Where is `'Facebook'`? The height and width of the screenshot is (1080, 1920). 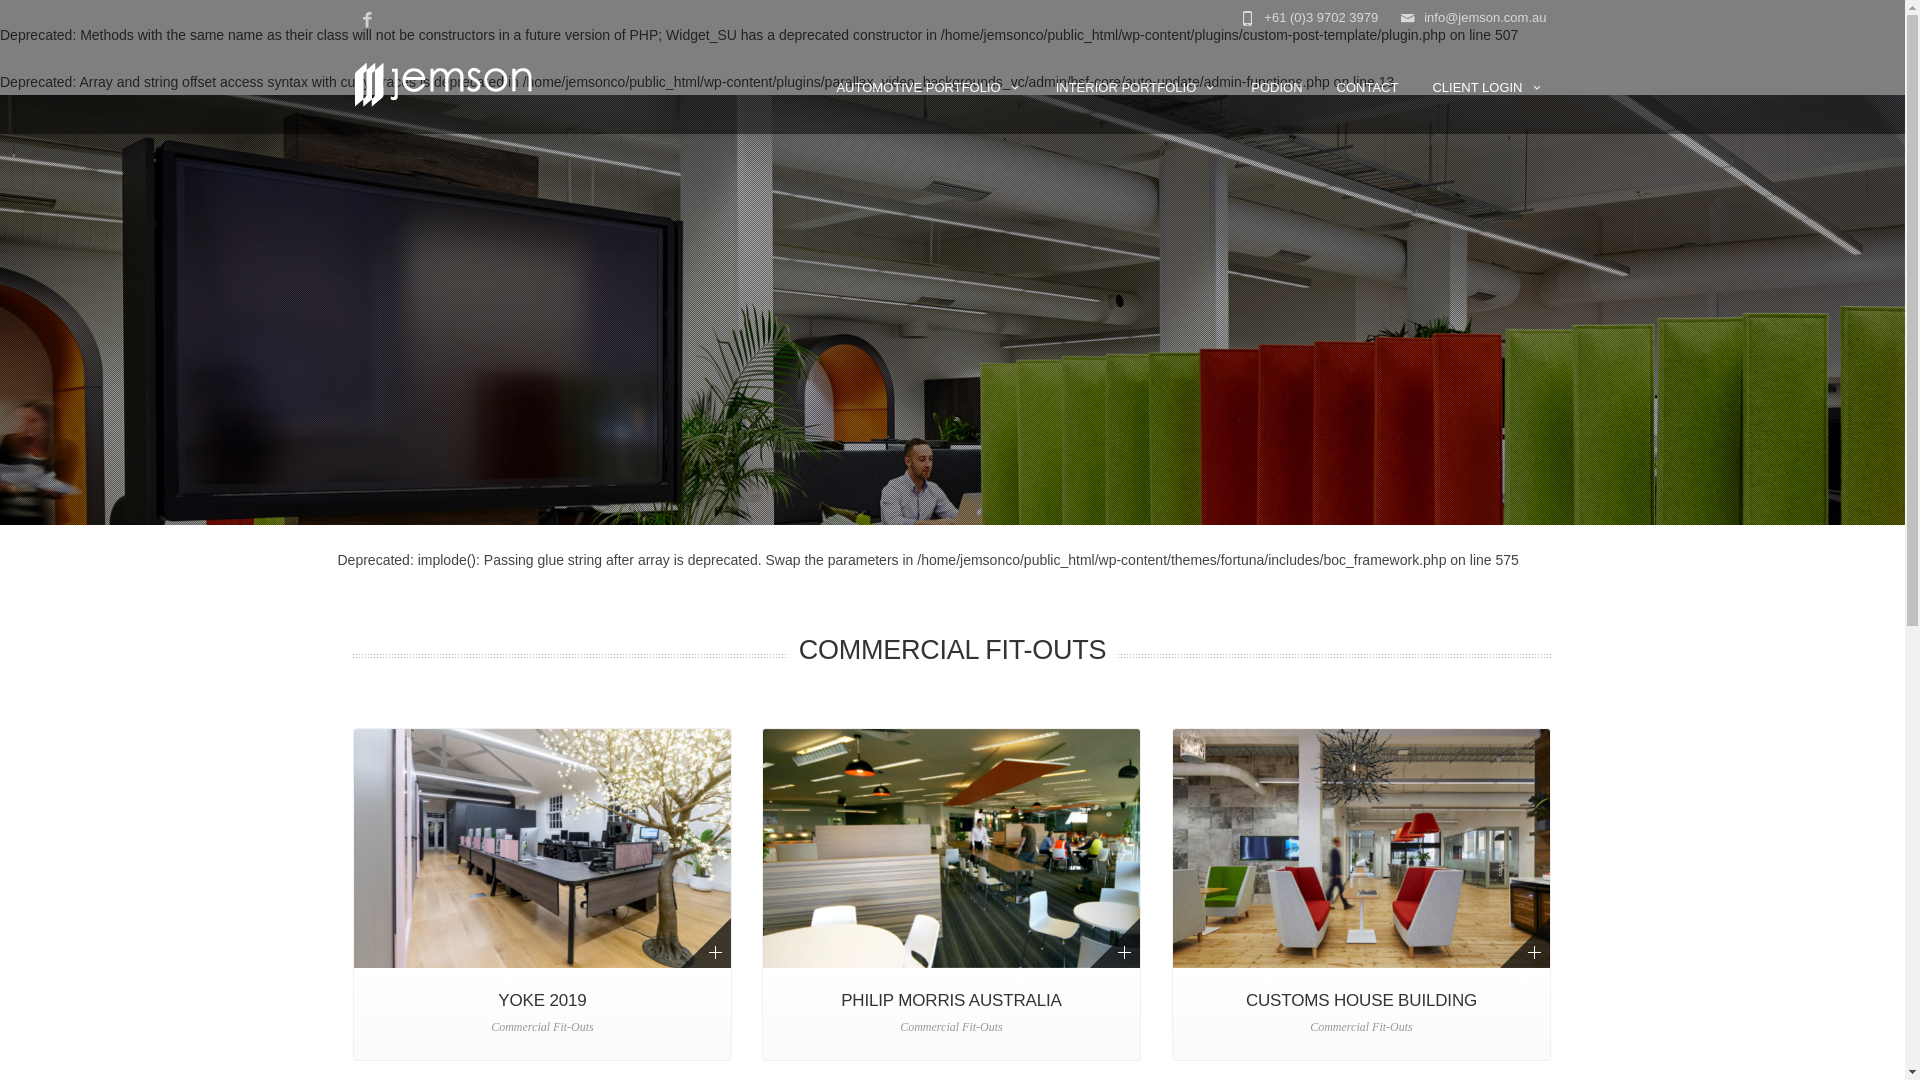 'Facebook' is located at coordinates (366, 19).